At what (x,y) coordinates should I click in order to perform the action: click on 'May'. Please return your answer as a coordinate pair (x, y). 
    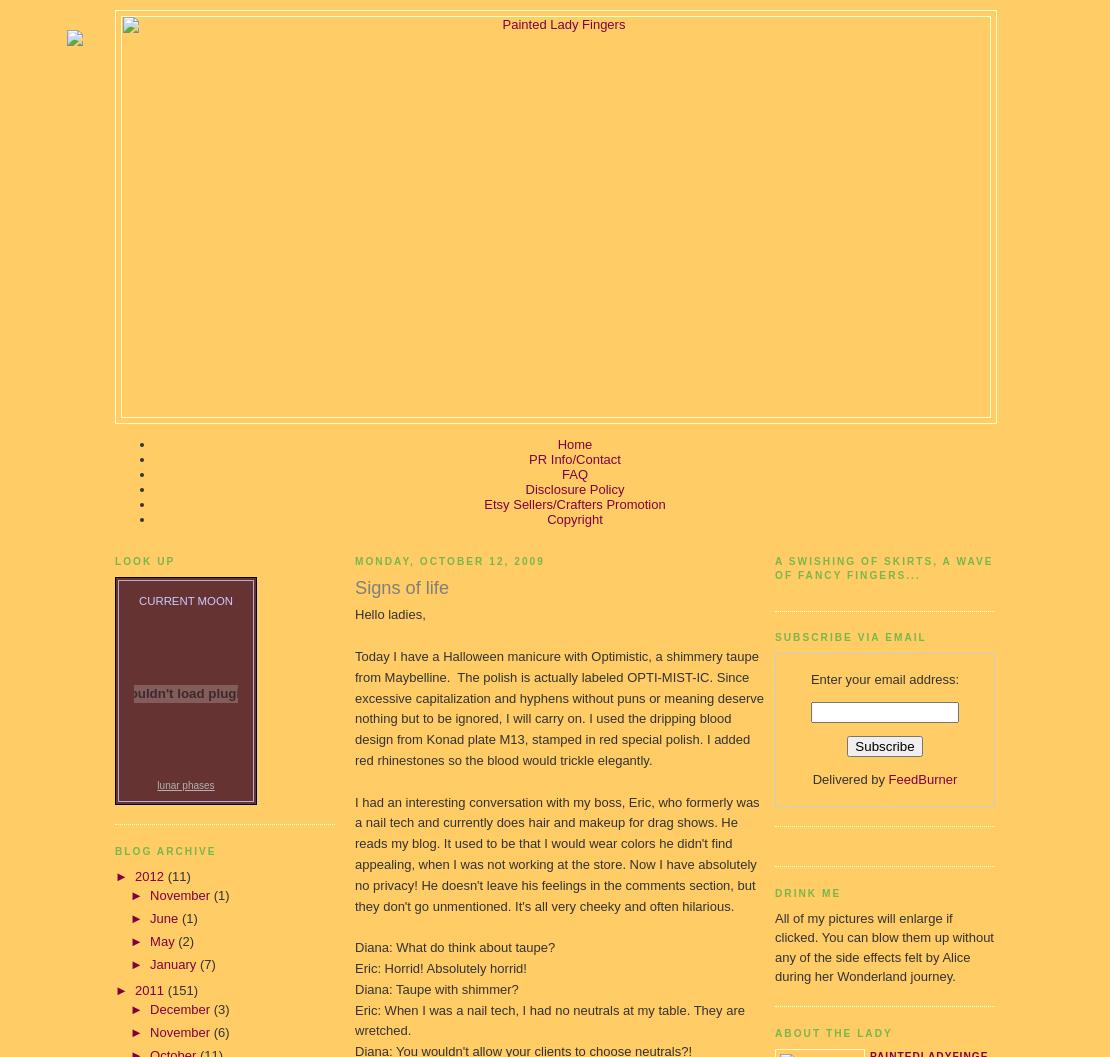
    Looking at the image, I should click on (163, 940).